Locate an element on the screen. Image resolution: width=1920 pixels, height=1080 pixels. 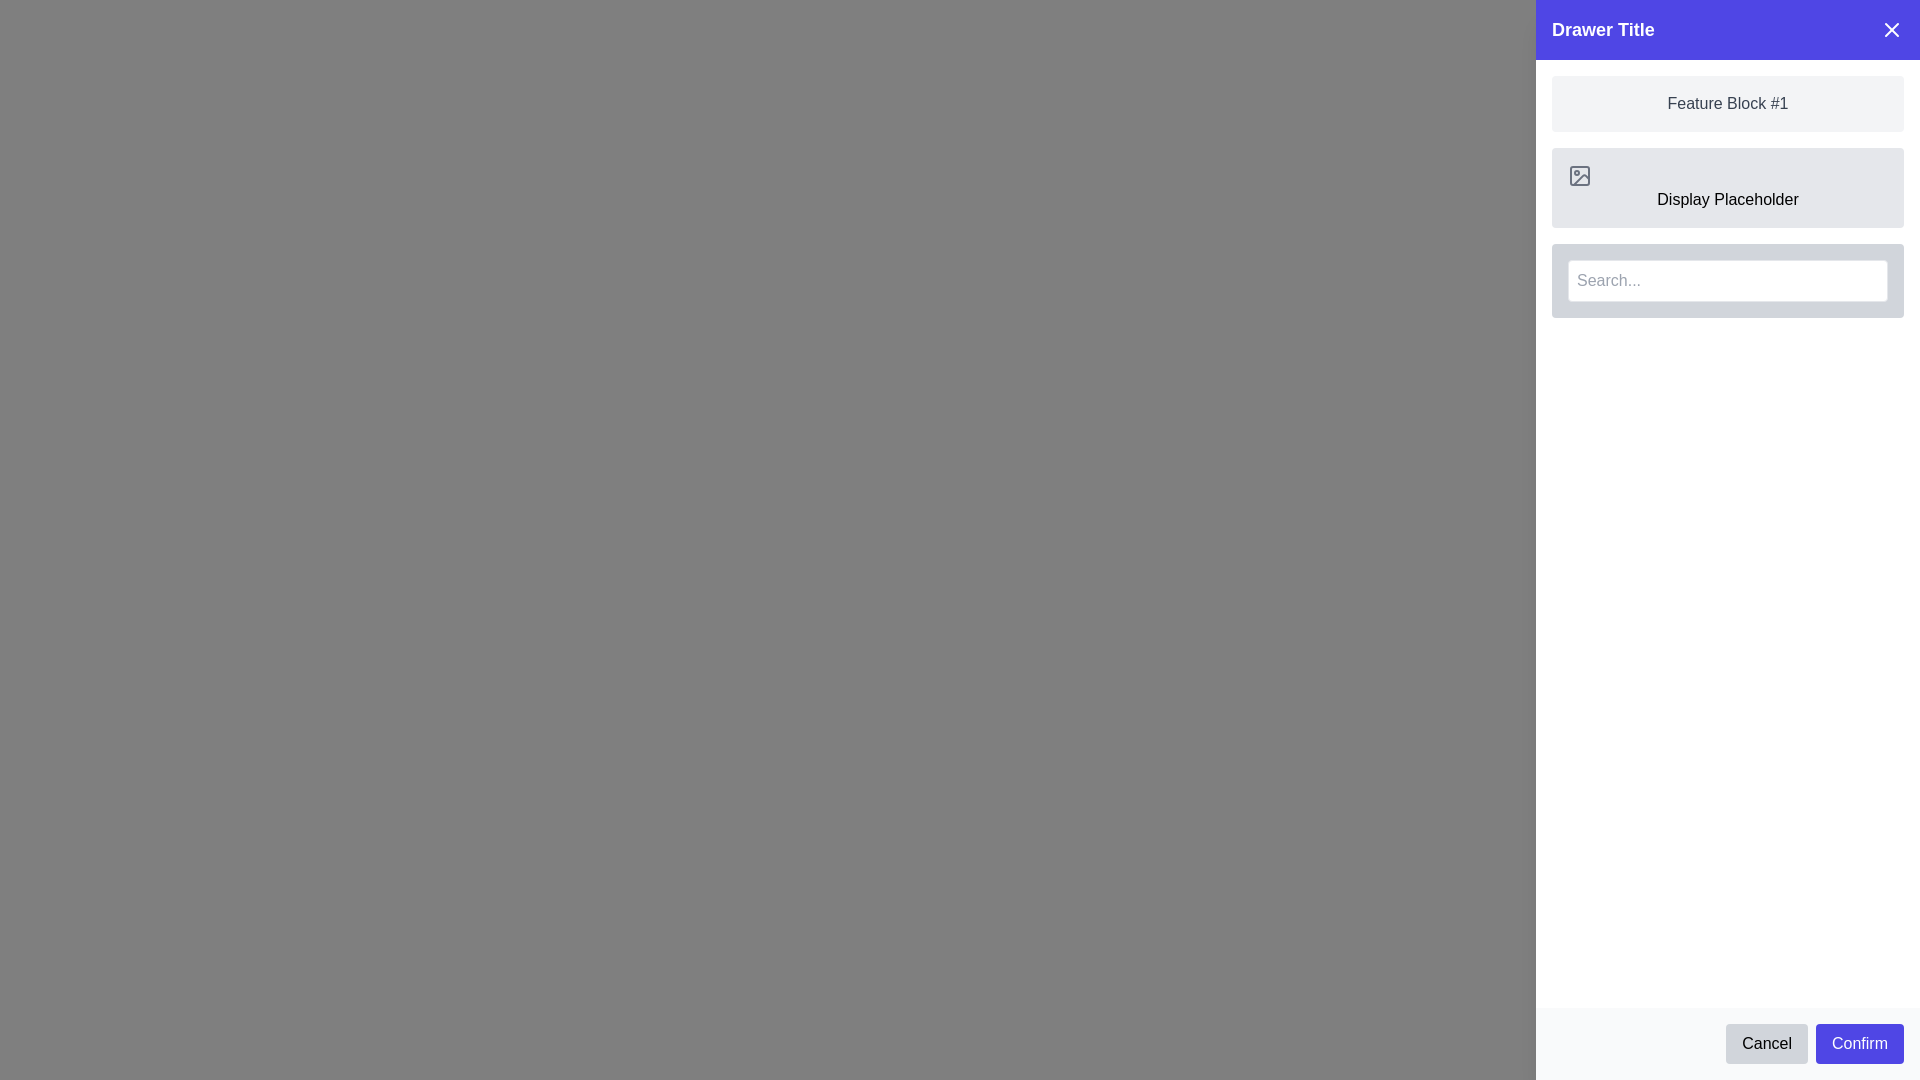
the 'X' close icon located in the top-right corner of the panel header, next to the title 'Drawer Title' is located at coordinates (1890, 30).